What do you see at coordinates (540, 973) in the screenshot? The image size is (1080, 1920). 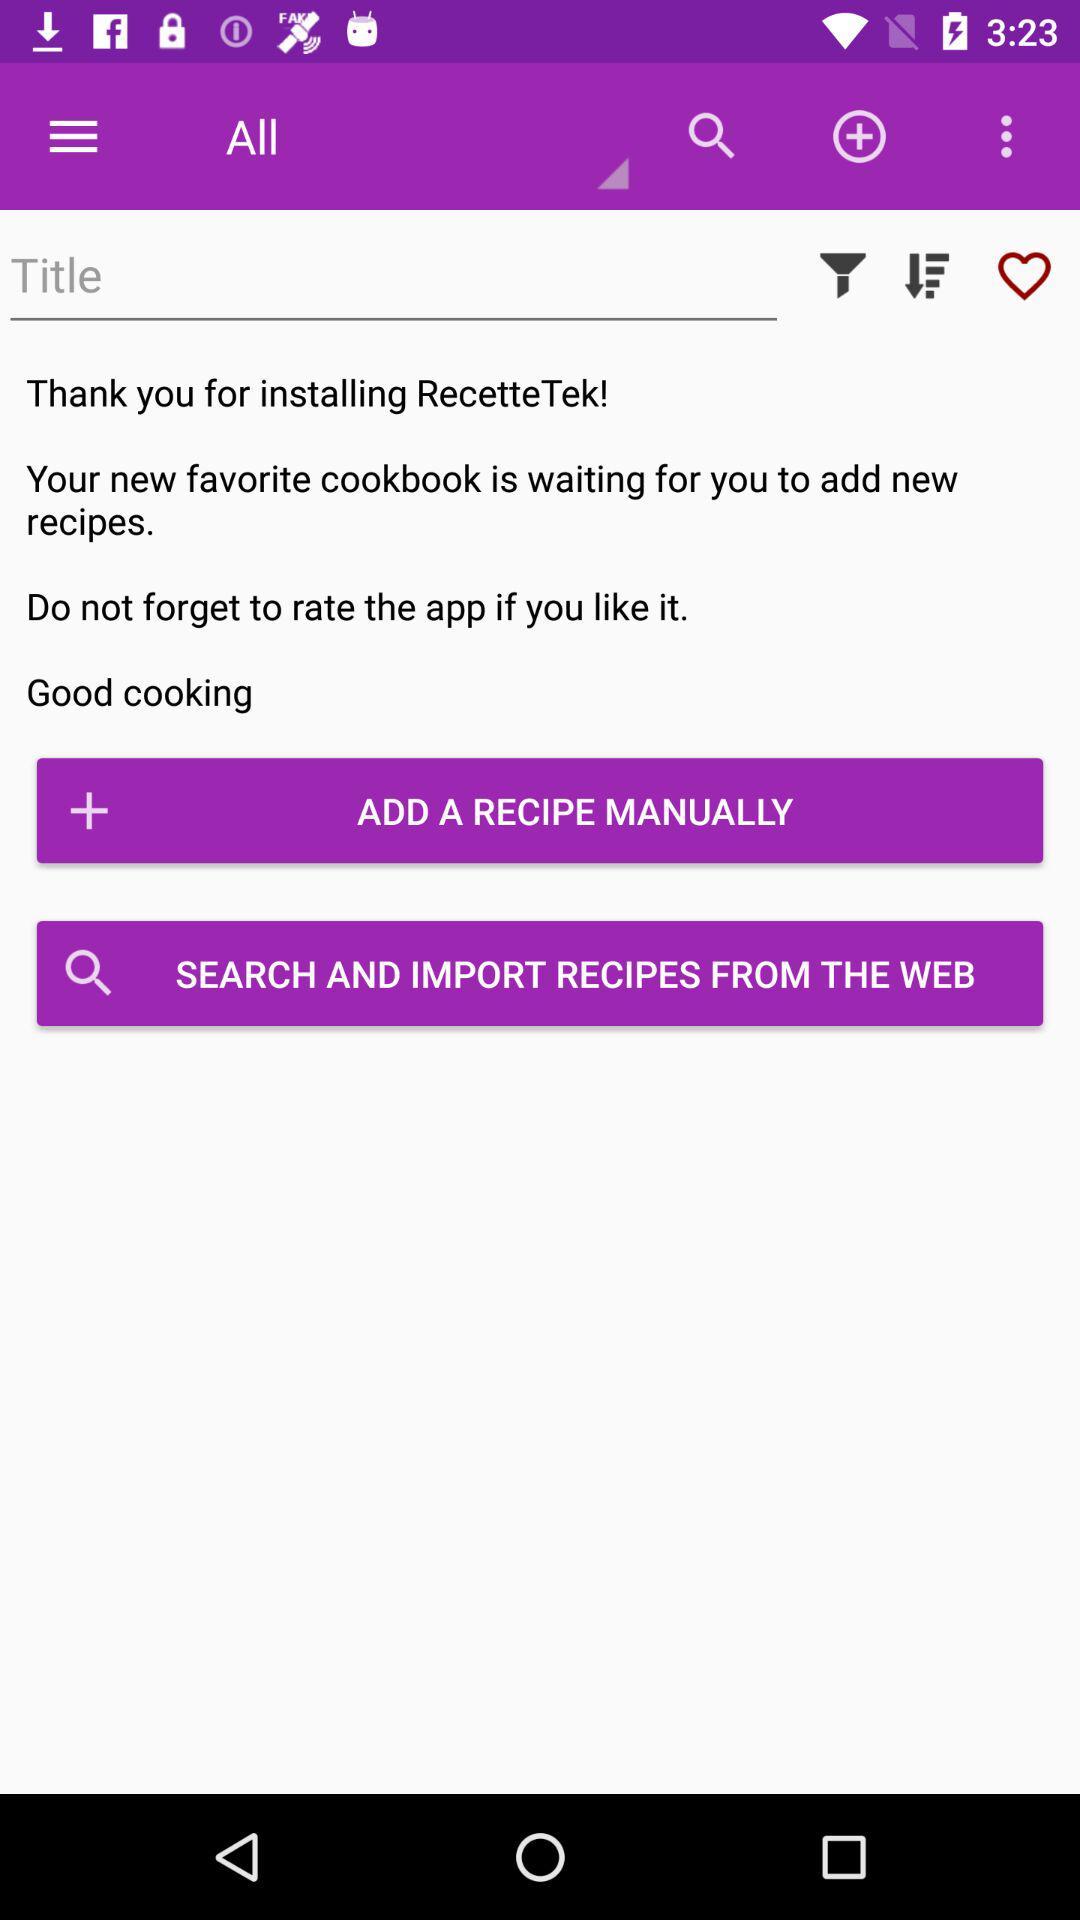 I see `the search and import icon` at bounding box center [540, 973].